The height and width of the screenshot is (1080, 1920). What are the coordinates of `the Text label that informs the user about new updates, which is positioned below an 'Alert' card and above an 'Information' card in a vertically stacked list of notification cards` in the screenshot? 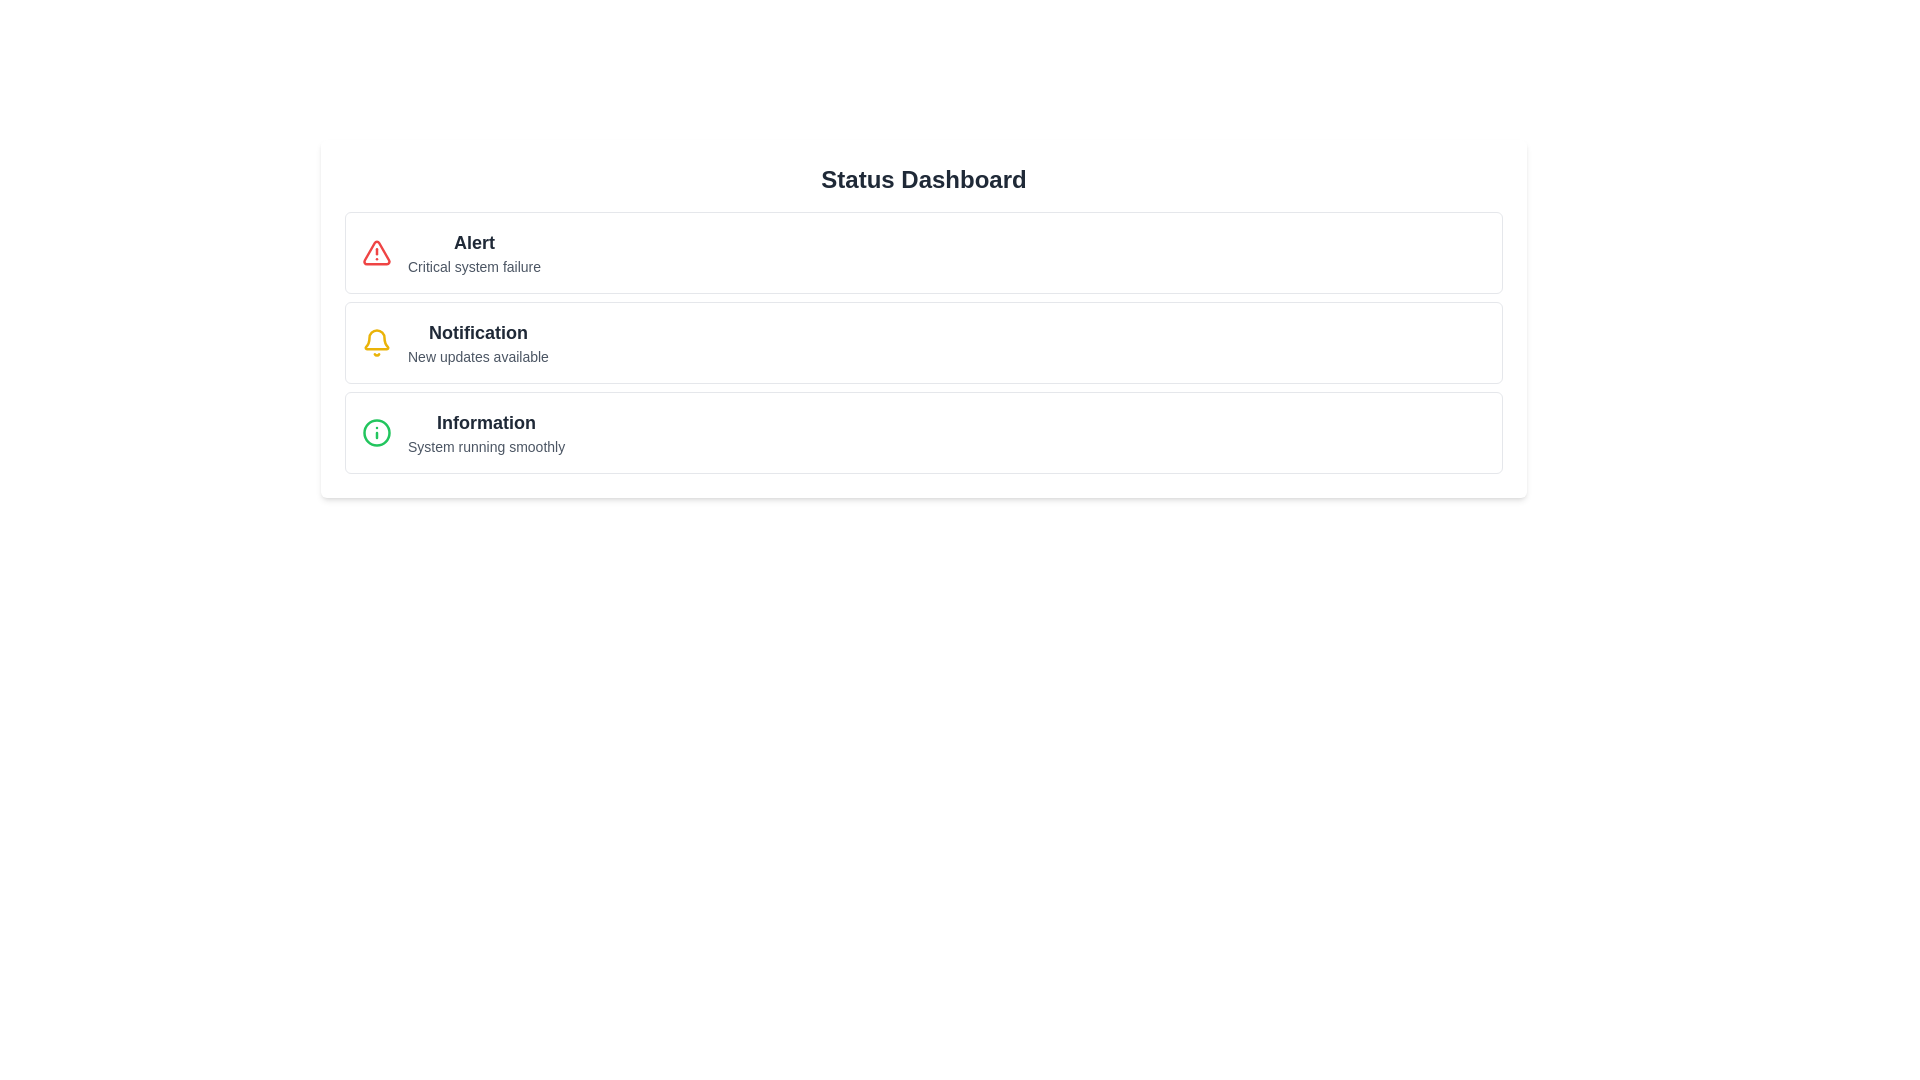 It's located at (477, 342).